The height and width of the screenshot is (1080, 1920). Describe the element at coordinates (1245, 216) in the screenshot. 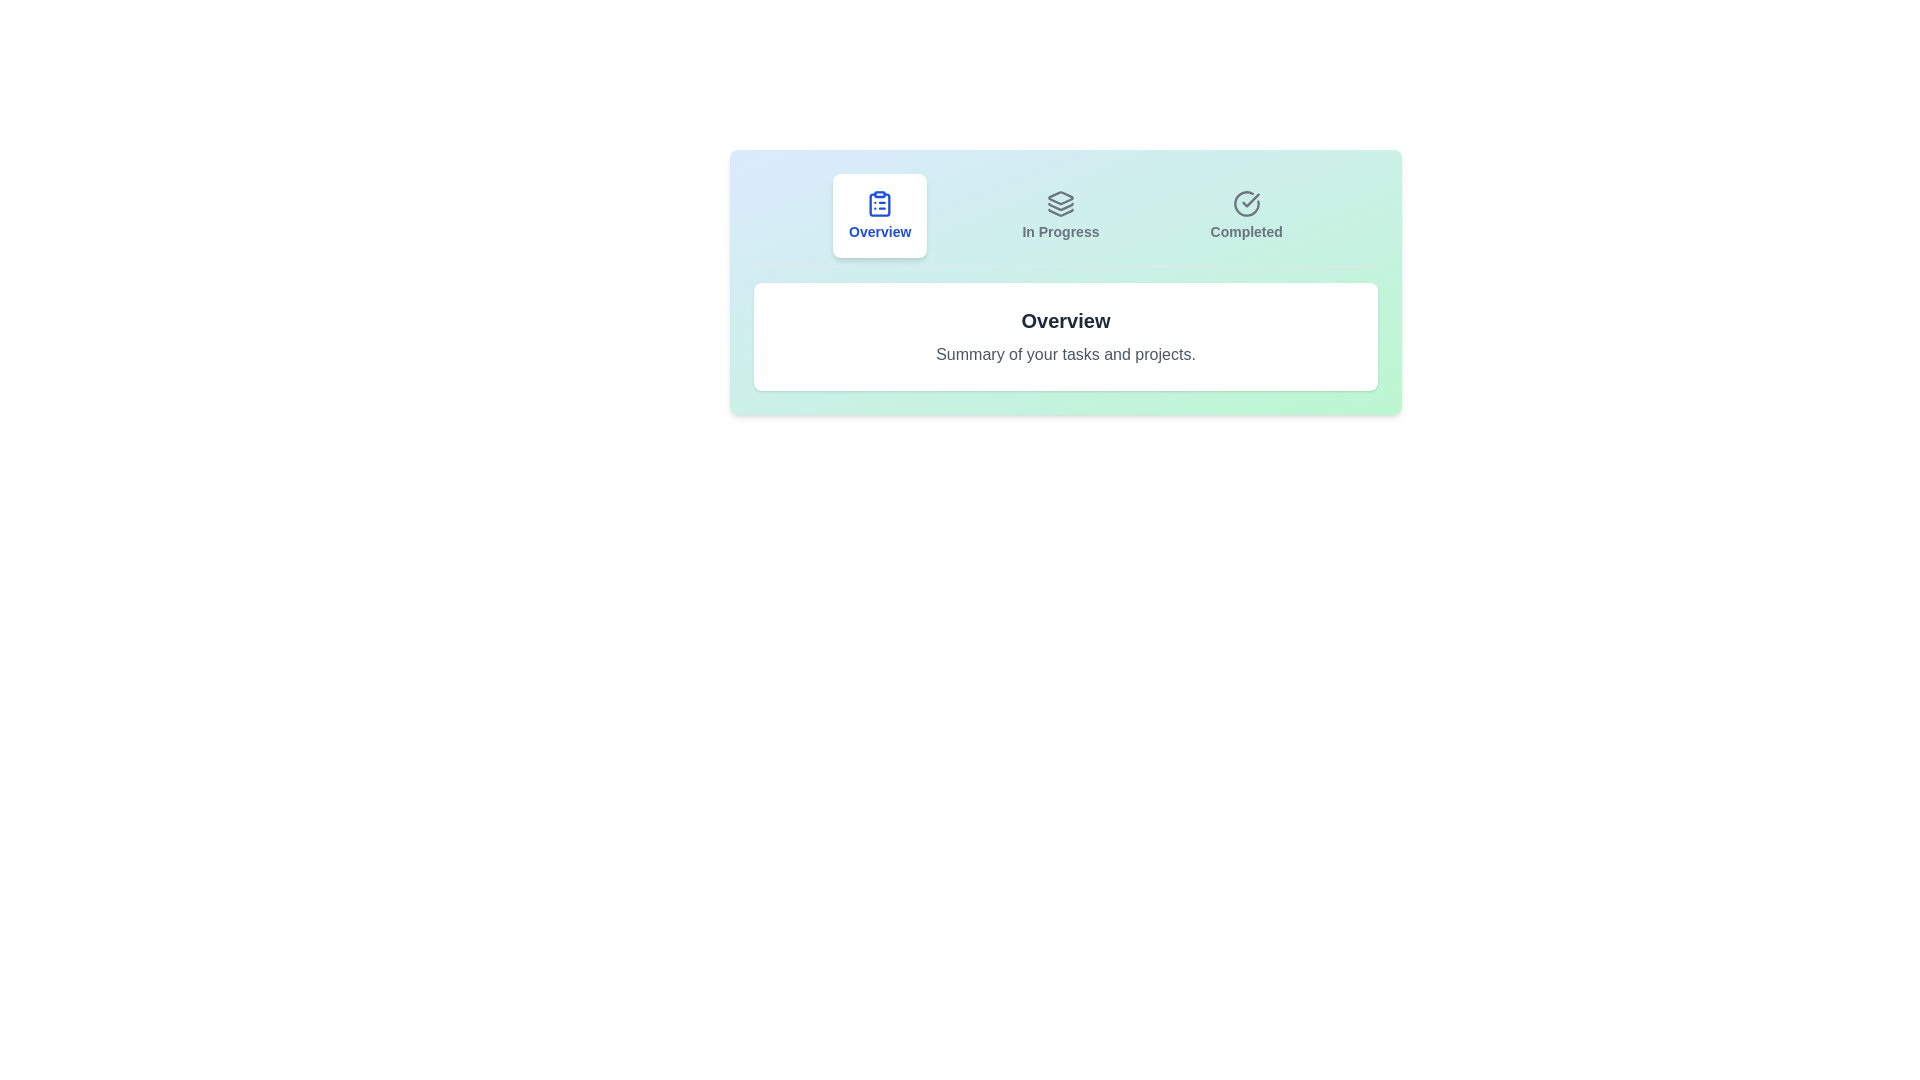

I see `the tab labeled Completed to view its summary text` at that location.